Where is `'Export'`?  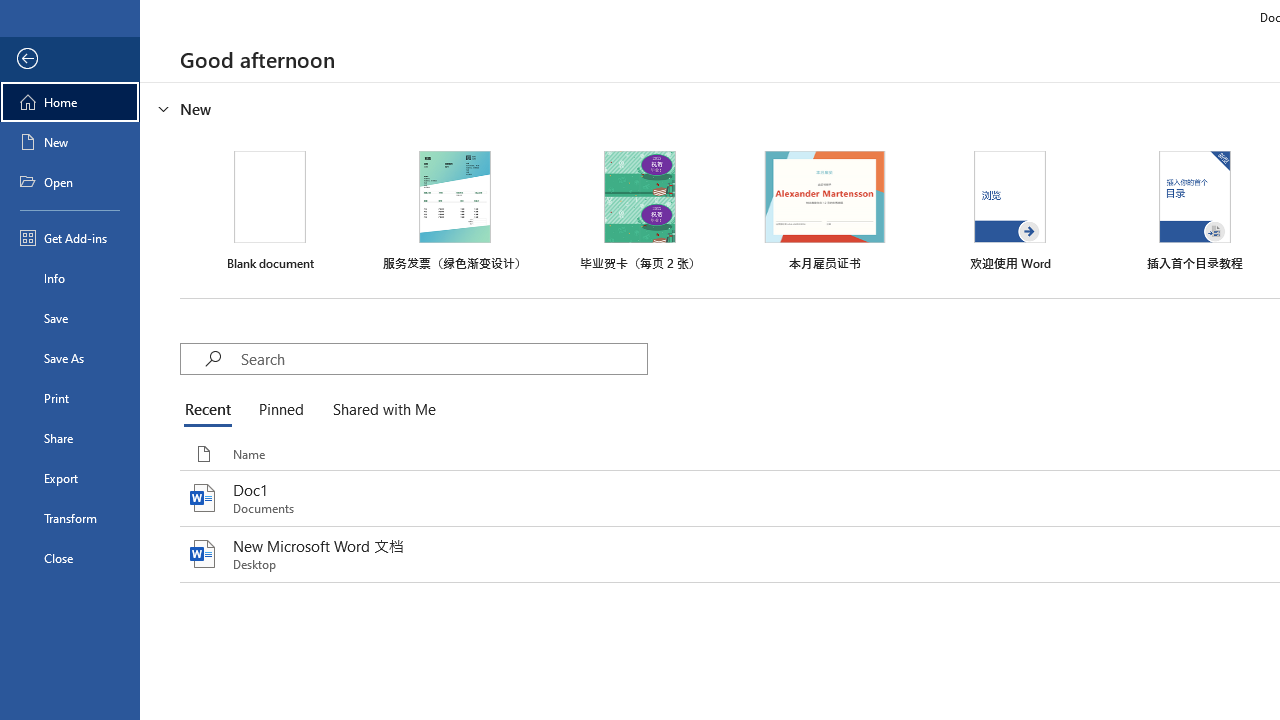 'Export' is located at coordinates (69, 478).